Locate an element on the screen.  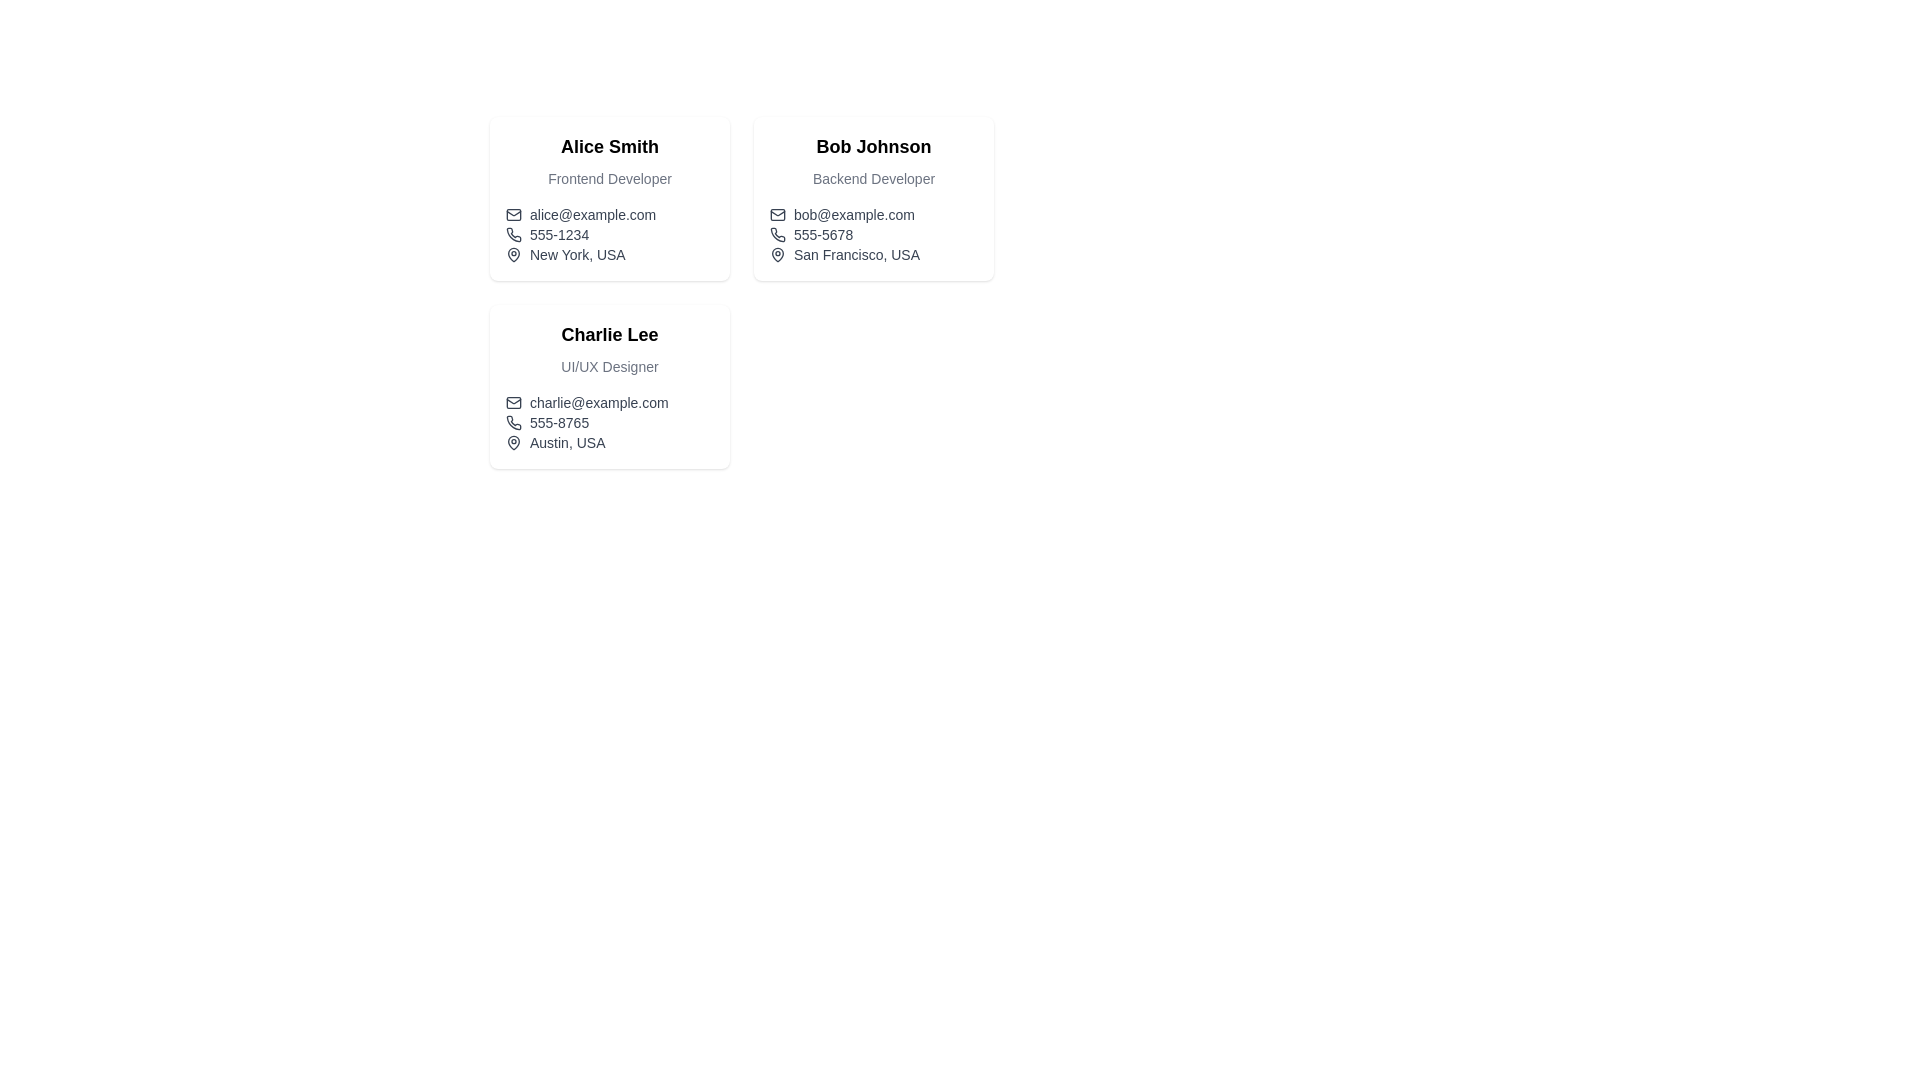
the email address display element associated with the profile of 'Bob Johnson', located below the job title 'Backend Developer' and above the phone number '555-5678' is located at coordinates (873, 215).